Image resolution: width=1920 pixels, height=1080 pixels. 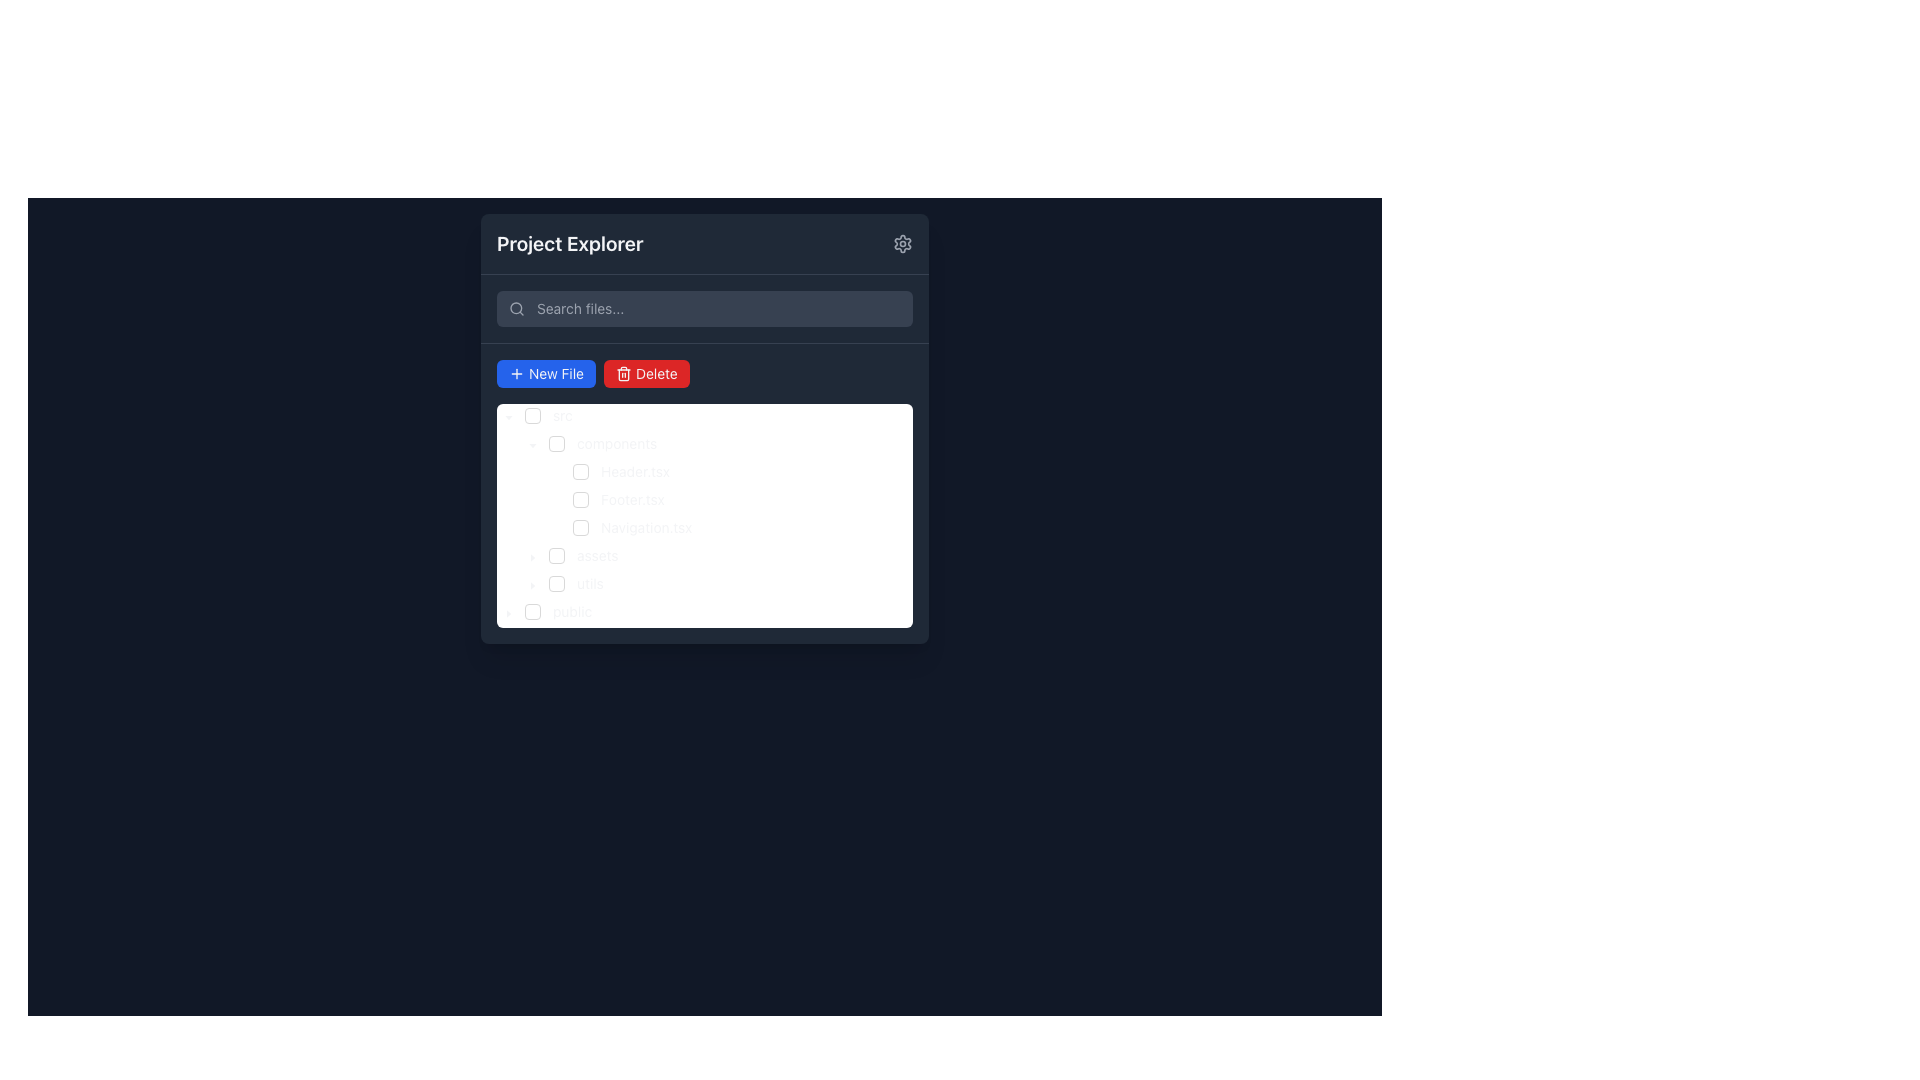 What do you see at coordinates (580, 442) in the screenshot?
I see `the checkbox of the 'components' tree item in the Project Explorer` at bounding box center [580, 442].